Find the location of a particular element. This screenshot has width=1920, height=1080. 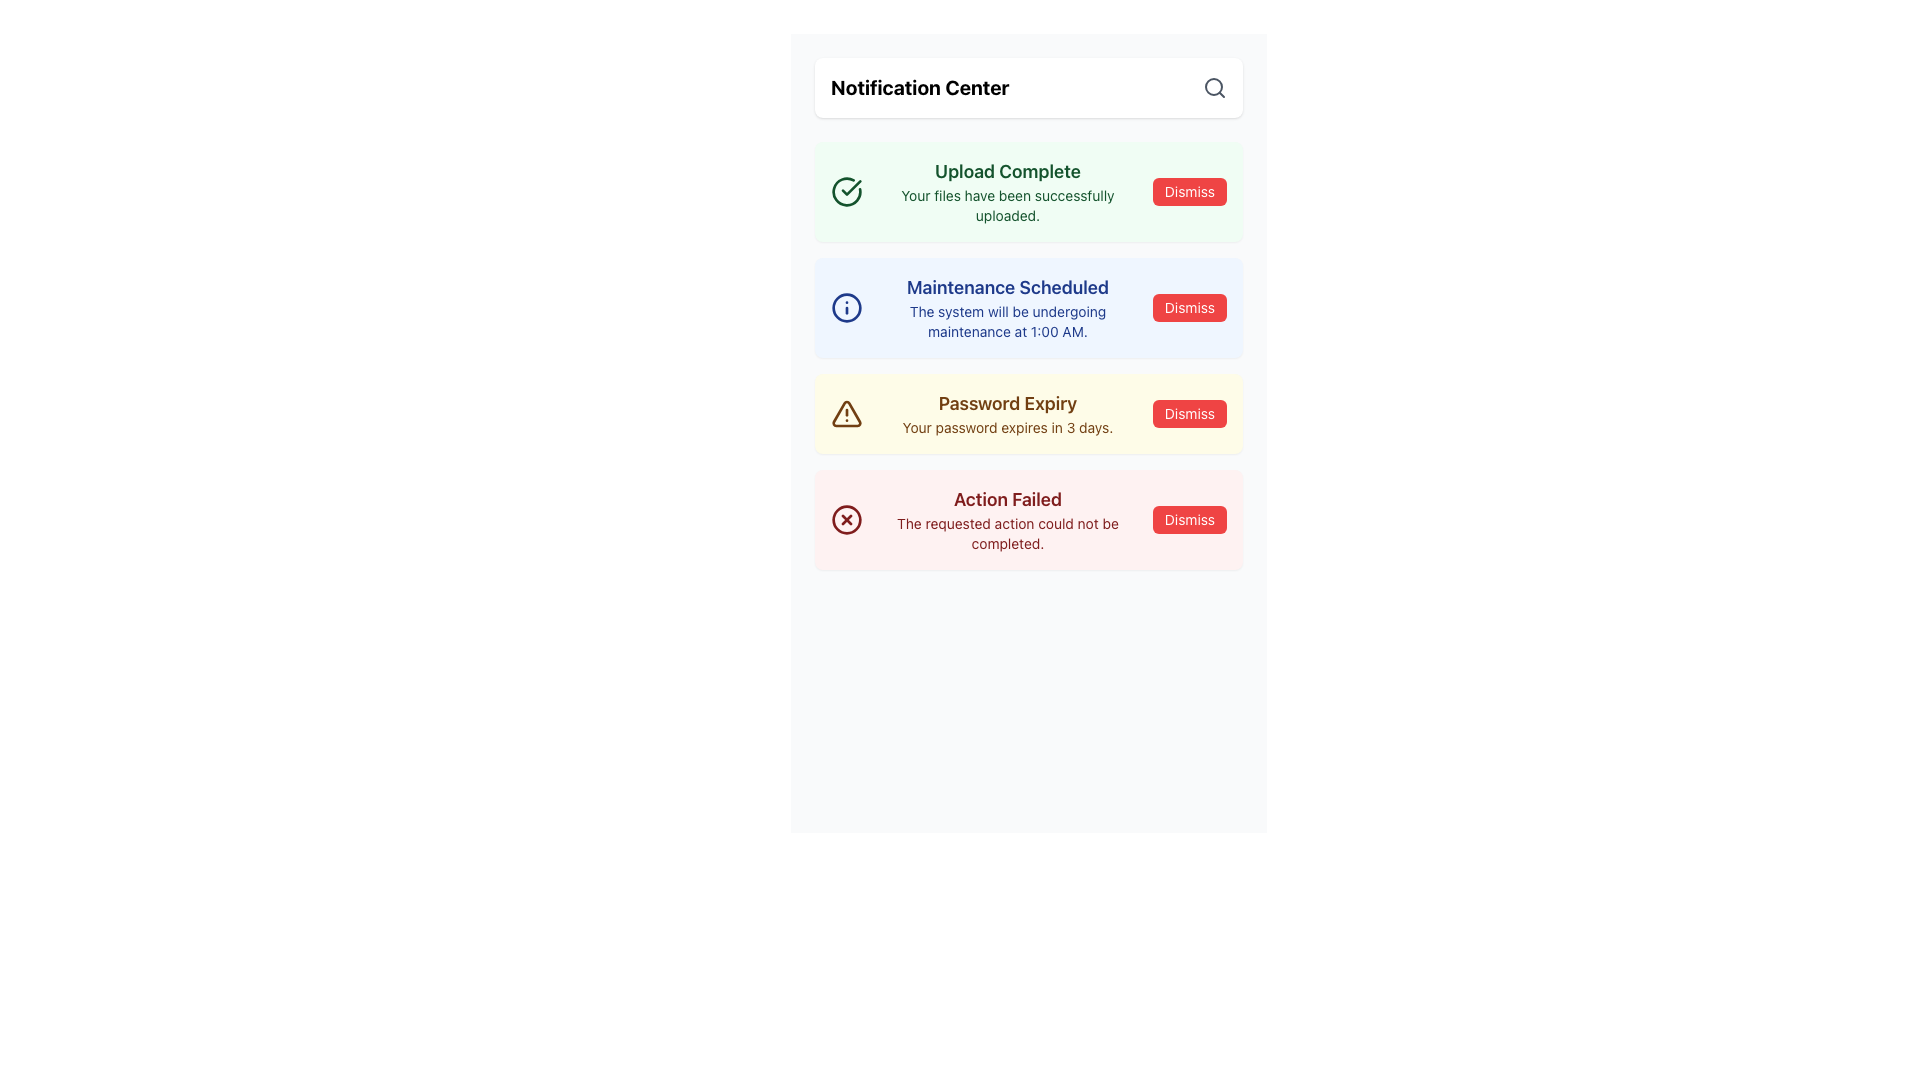

text displayed in the title of the notification card located in the third position of the list under the 'Notification Center', which has a yellow background is located at coordinates (1008, 404).